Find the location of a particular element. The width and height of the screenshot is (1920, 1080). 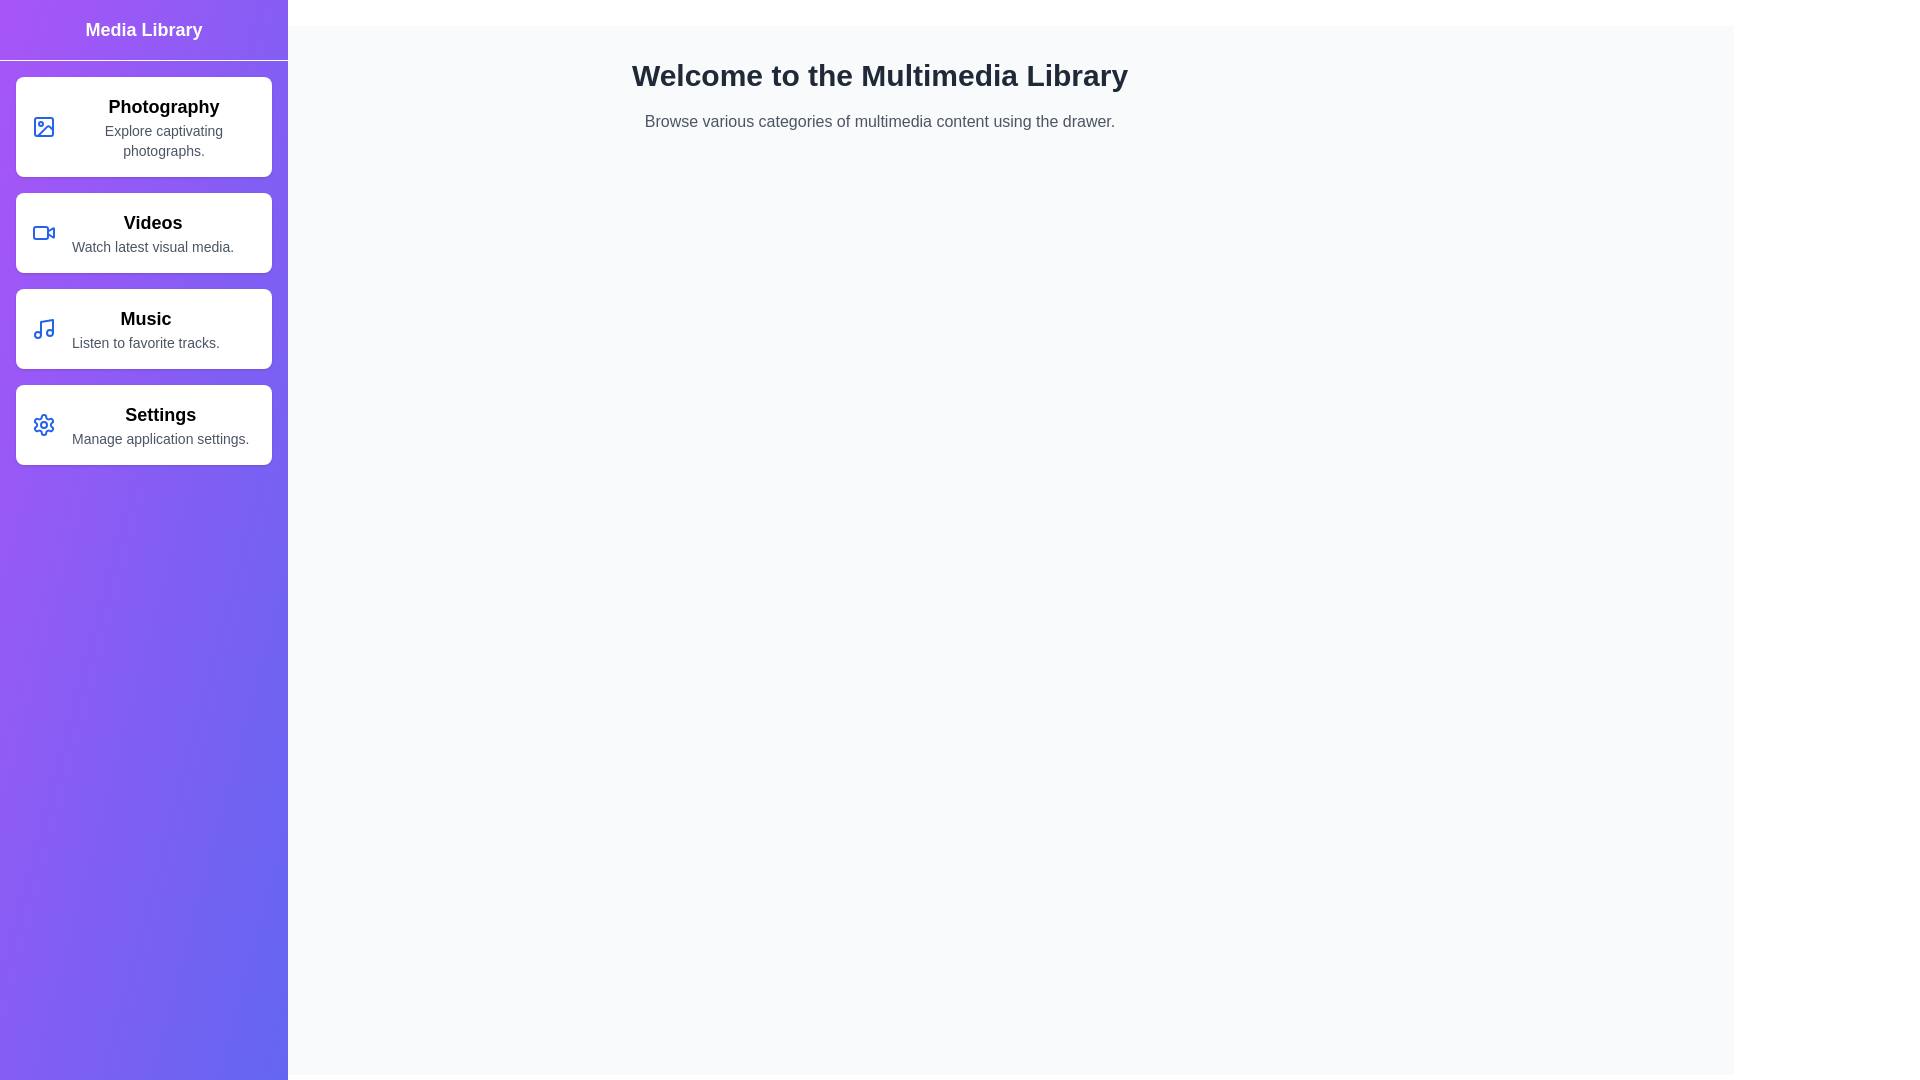

the Photography category in the MultimediaDrawer is located at coordinates (143, 127).